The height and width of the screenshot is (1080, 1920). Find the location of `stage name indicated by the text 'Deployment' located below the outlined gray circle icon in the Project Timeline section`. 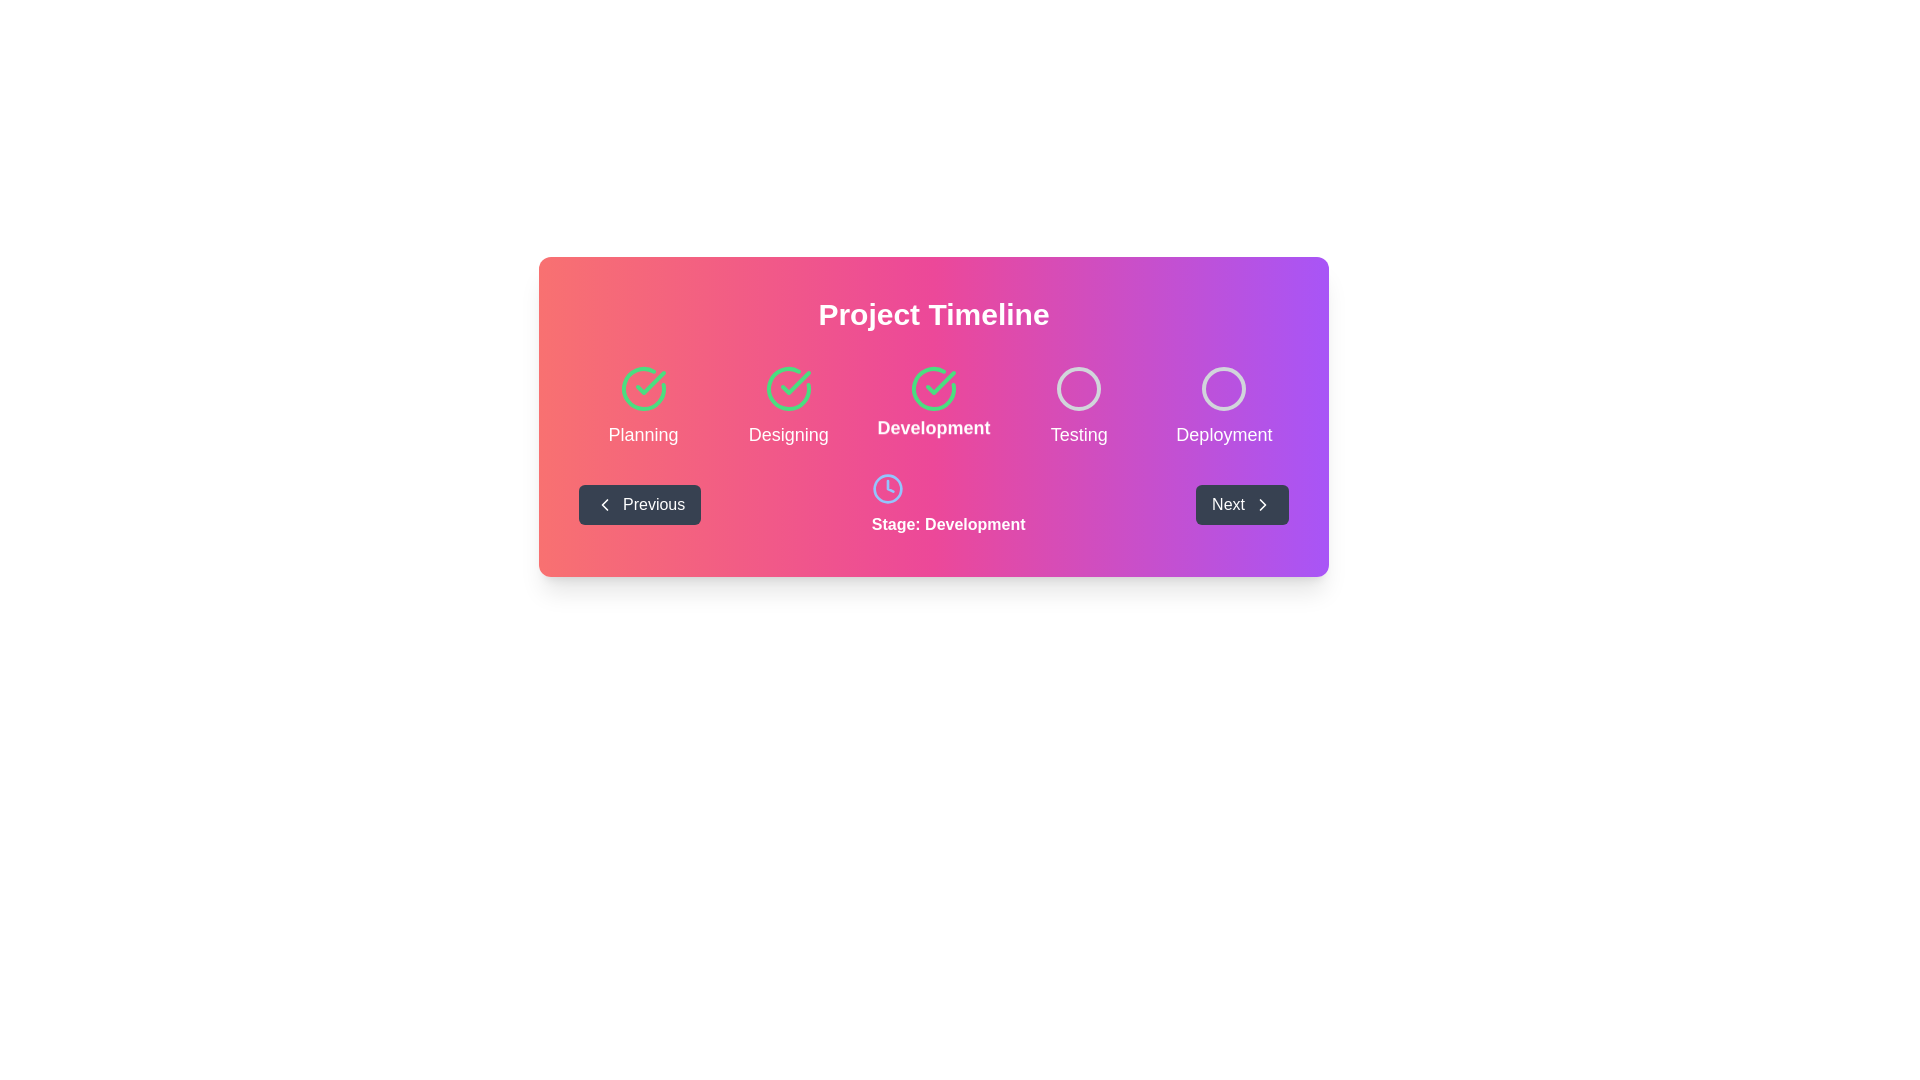

stage name indicated by the text 'Deployment' located below the outlined gray circle icon in the Project Timeline section is located at coordinates (1223, 406).